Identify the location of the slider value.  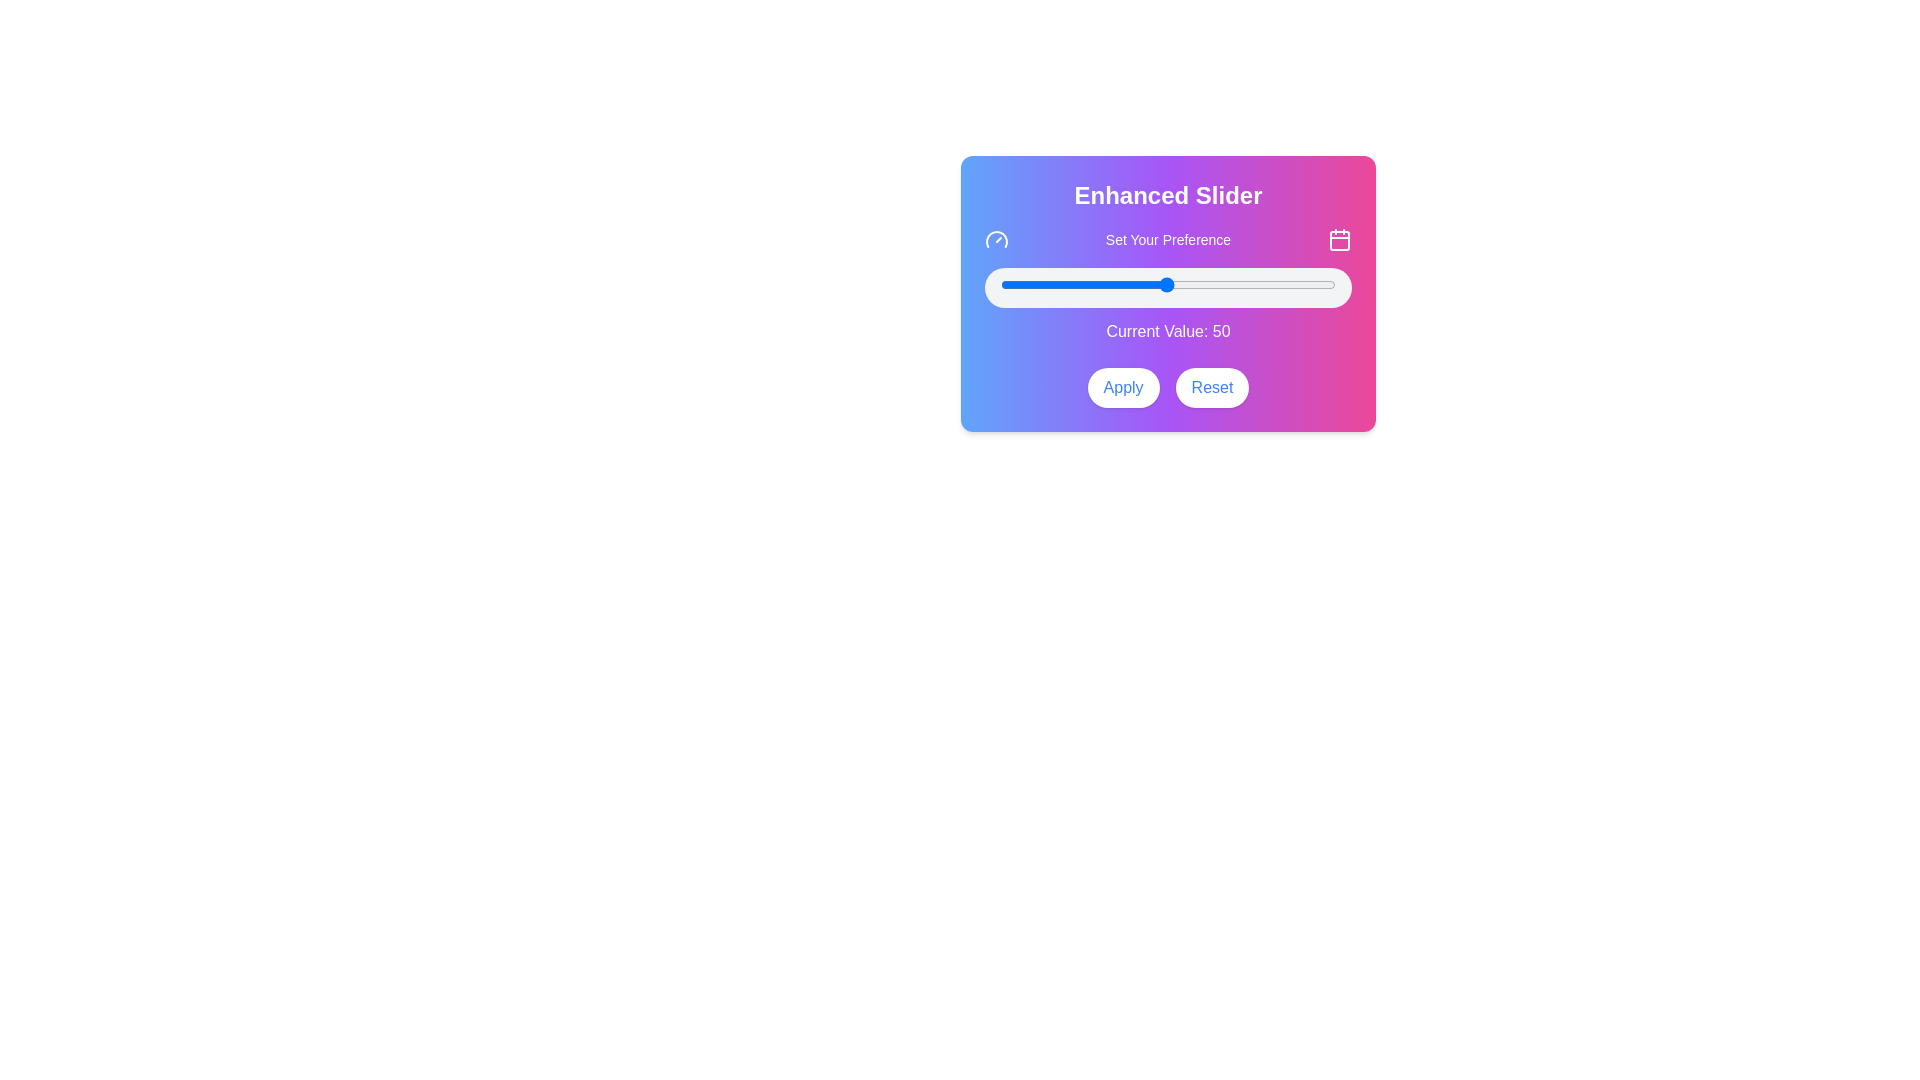
(1166, 285).